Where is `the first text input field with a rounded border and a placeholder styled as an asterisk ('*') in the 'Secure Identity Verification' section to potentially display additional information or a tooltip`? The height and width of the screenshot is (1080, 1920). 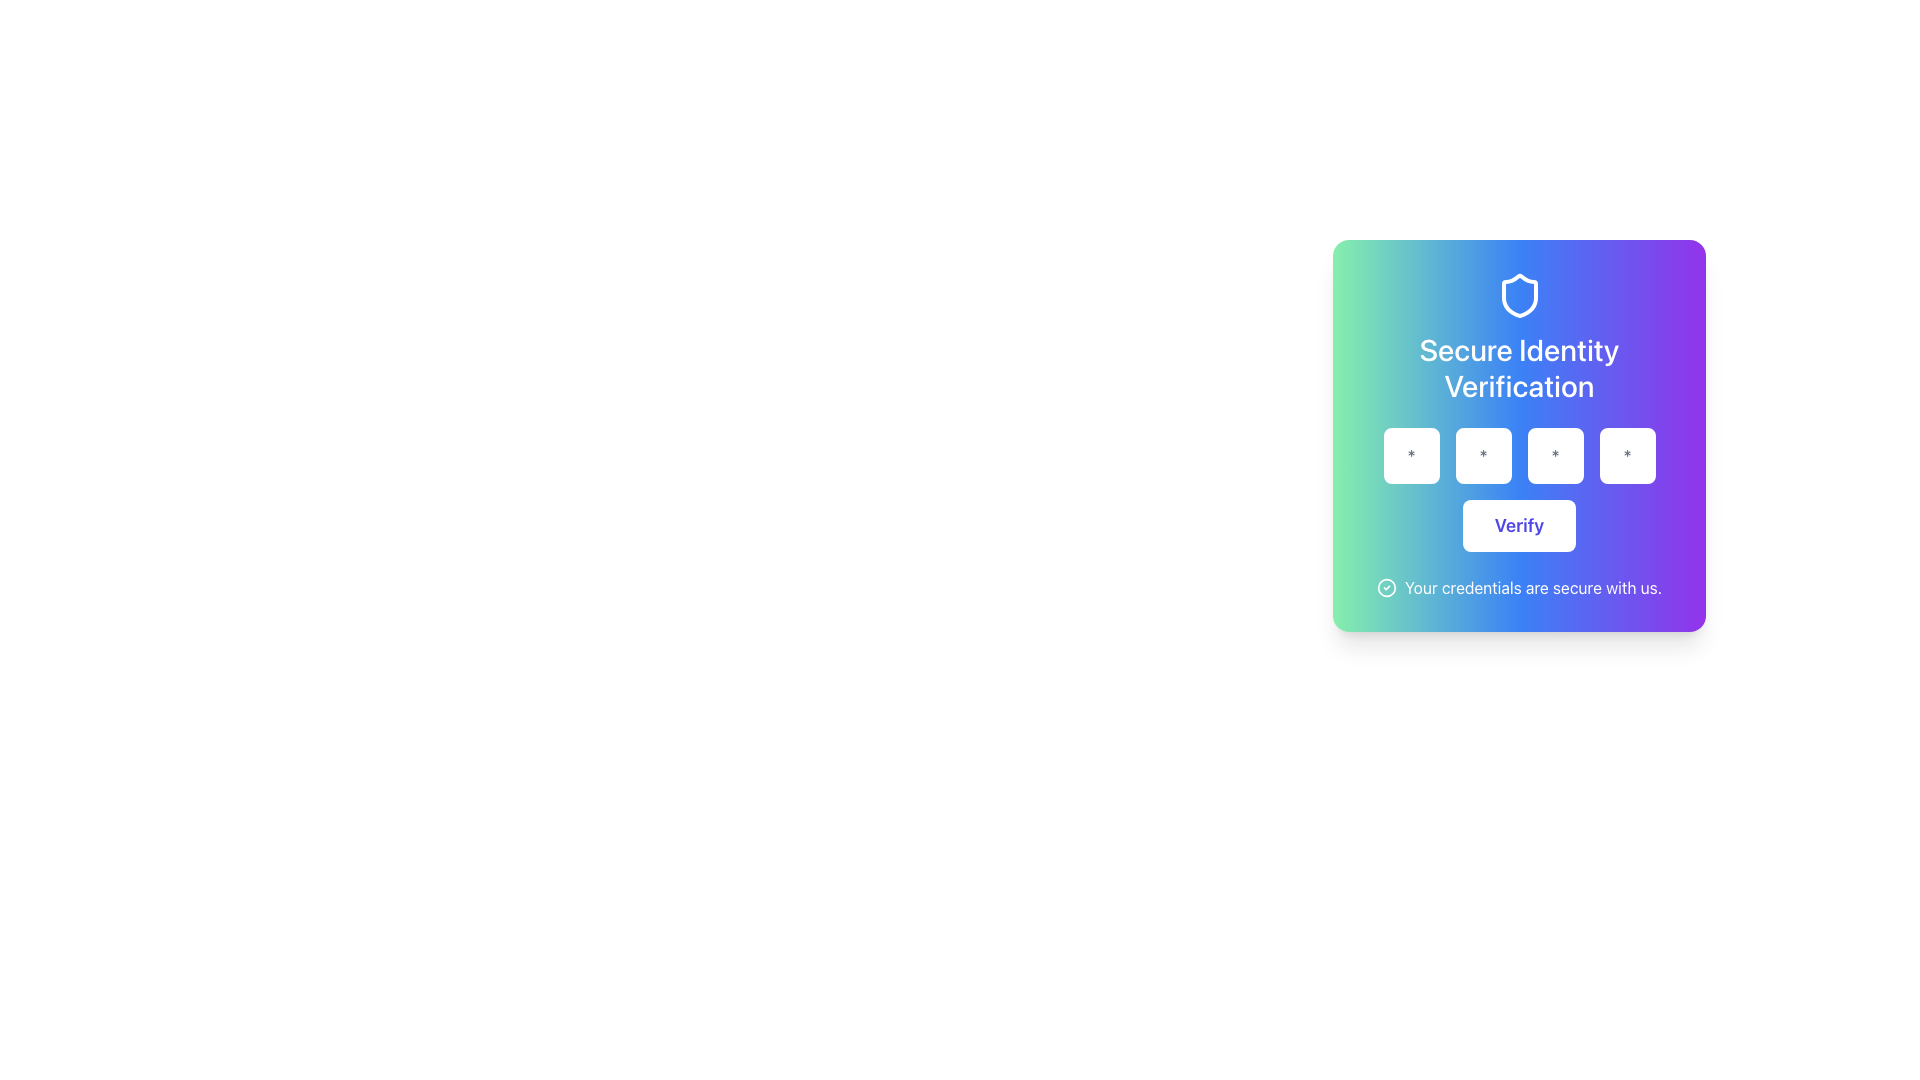
the first text input field with a rounded border and a placeholder styled as an asterisk ('*') in the 'Secure Identity Verification' section to potentially display additional information or a tooltip is located at coordinates (1410, 455).